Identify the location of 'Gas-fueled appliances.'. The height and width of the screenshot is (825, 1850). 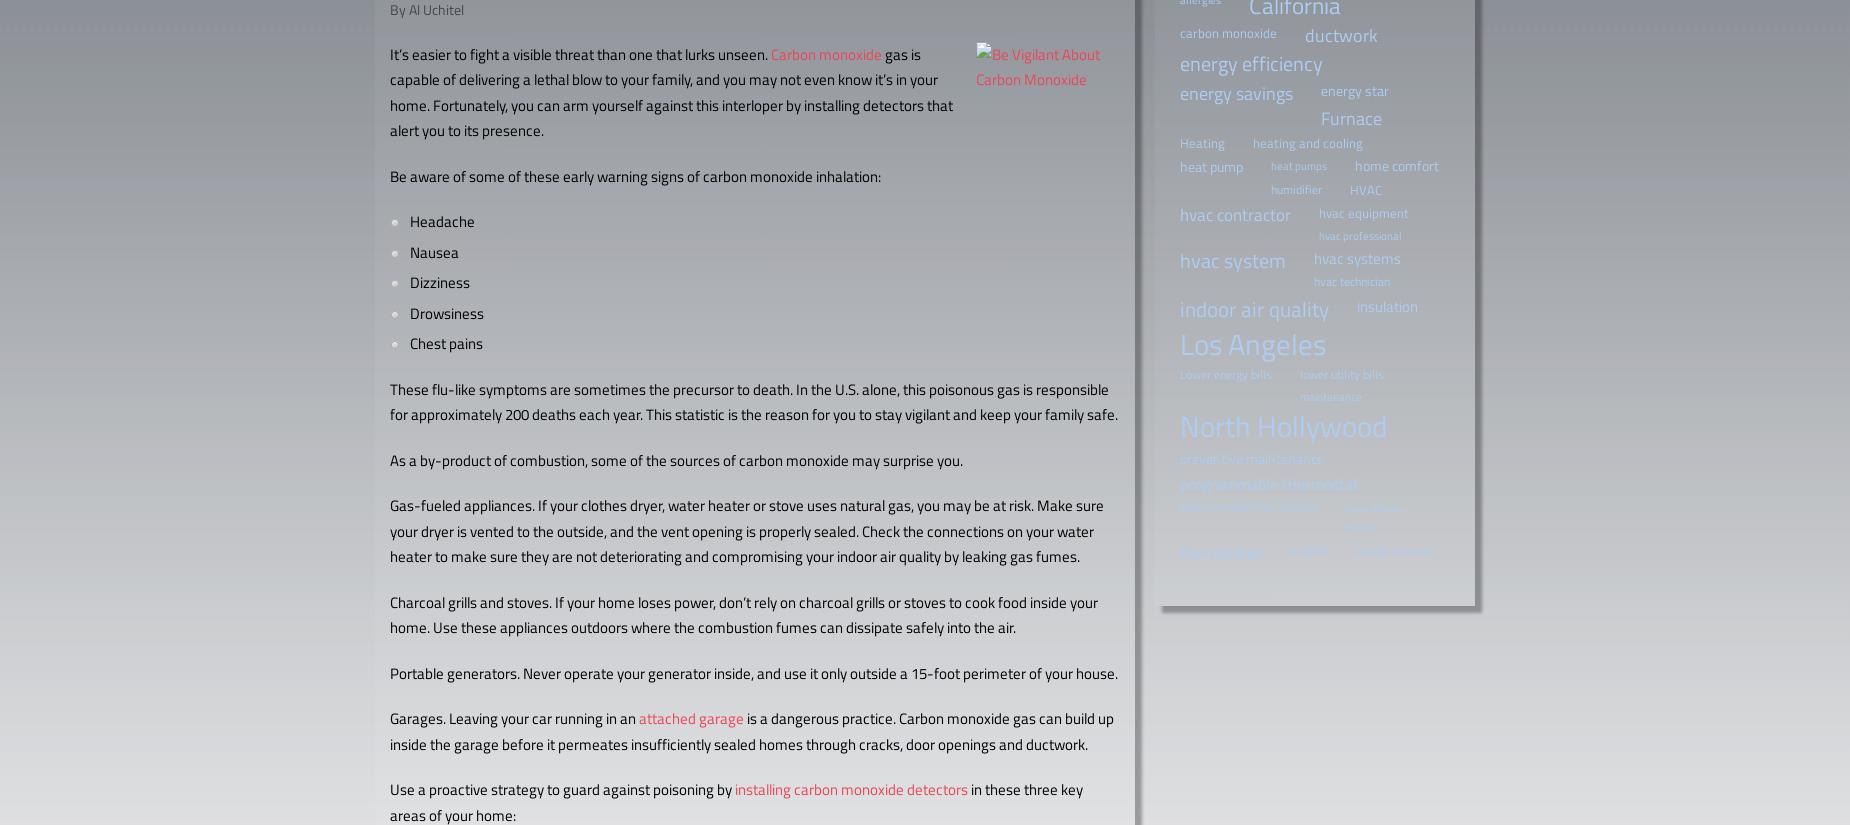
(461, 505).